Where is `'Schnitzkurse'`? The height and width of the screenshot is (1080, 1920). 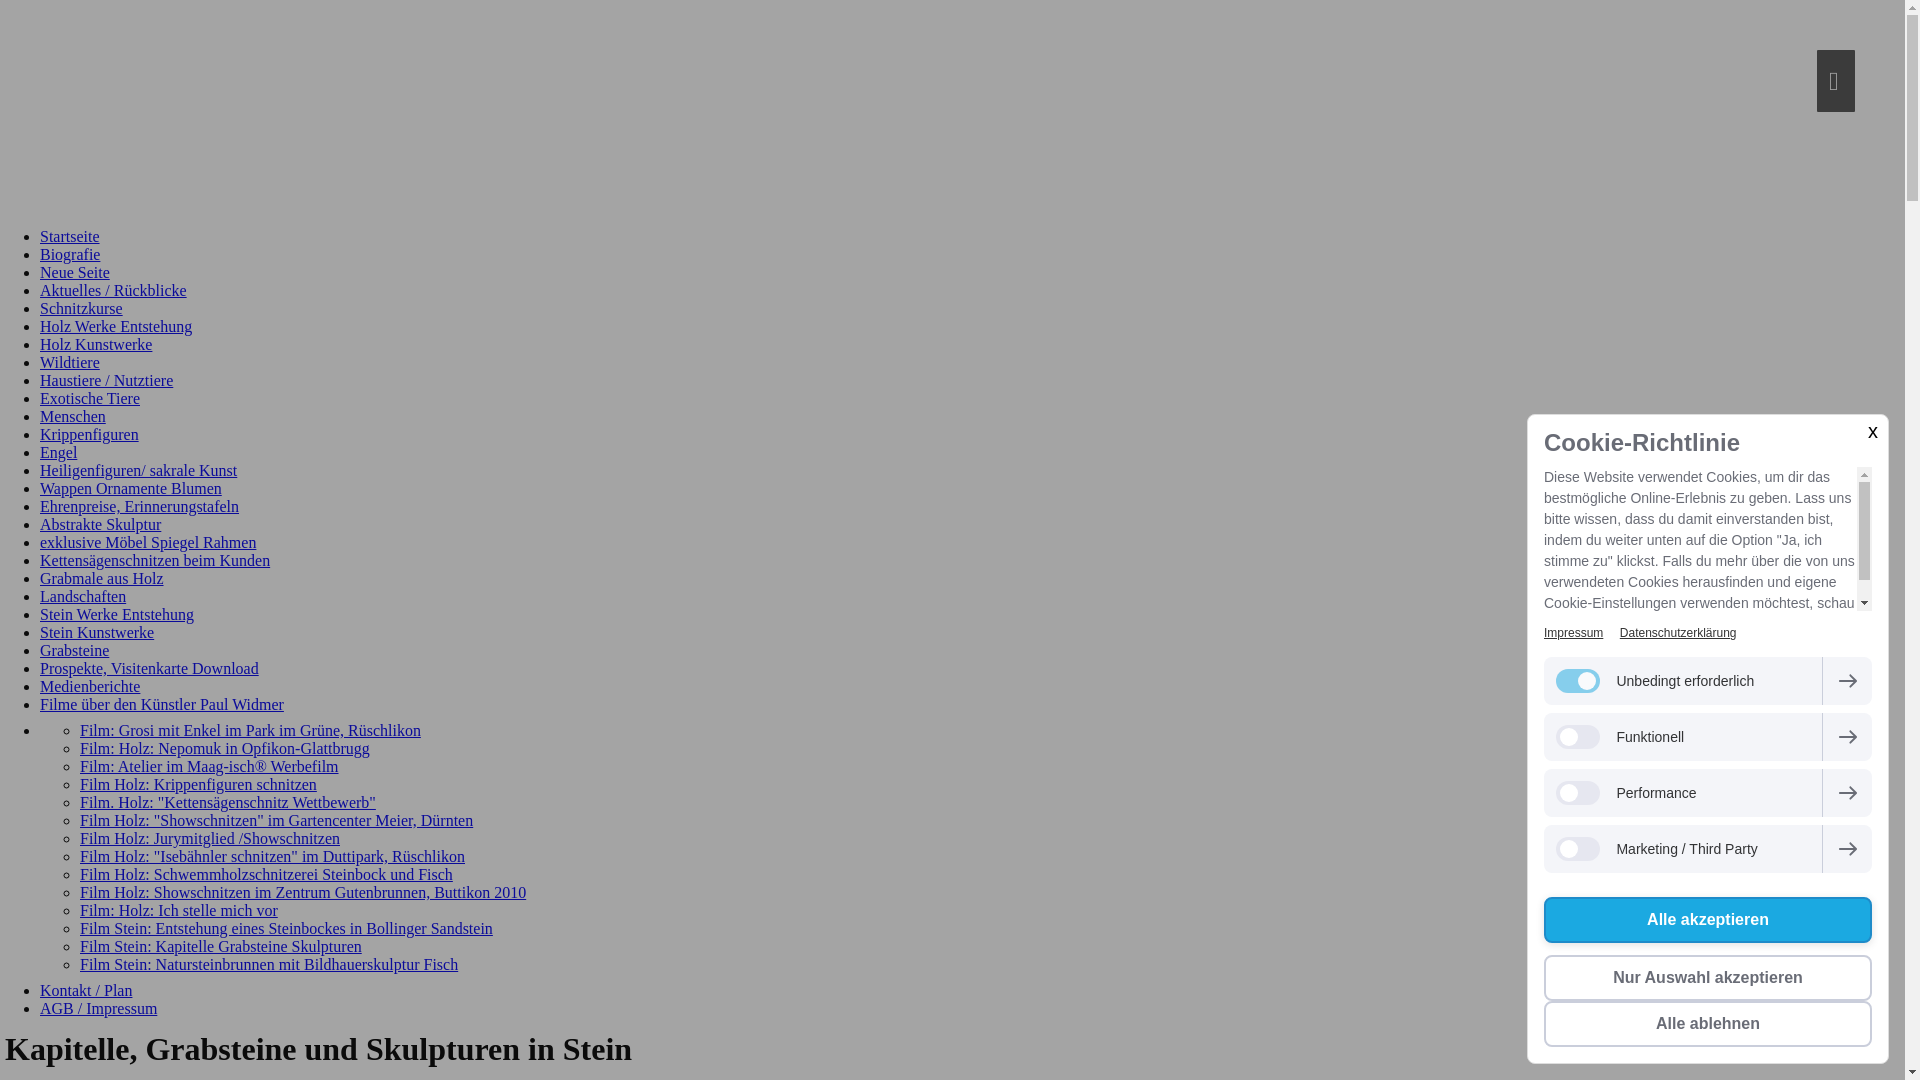
'Schnitzkurse' is located at coordinates (80, 308).